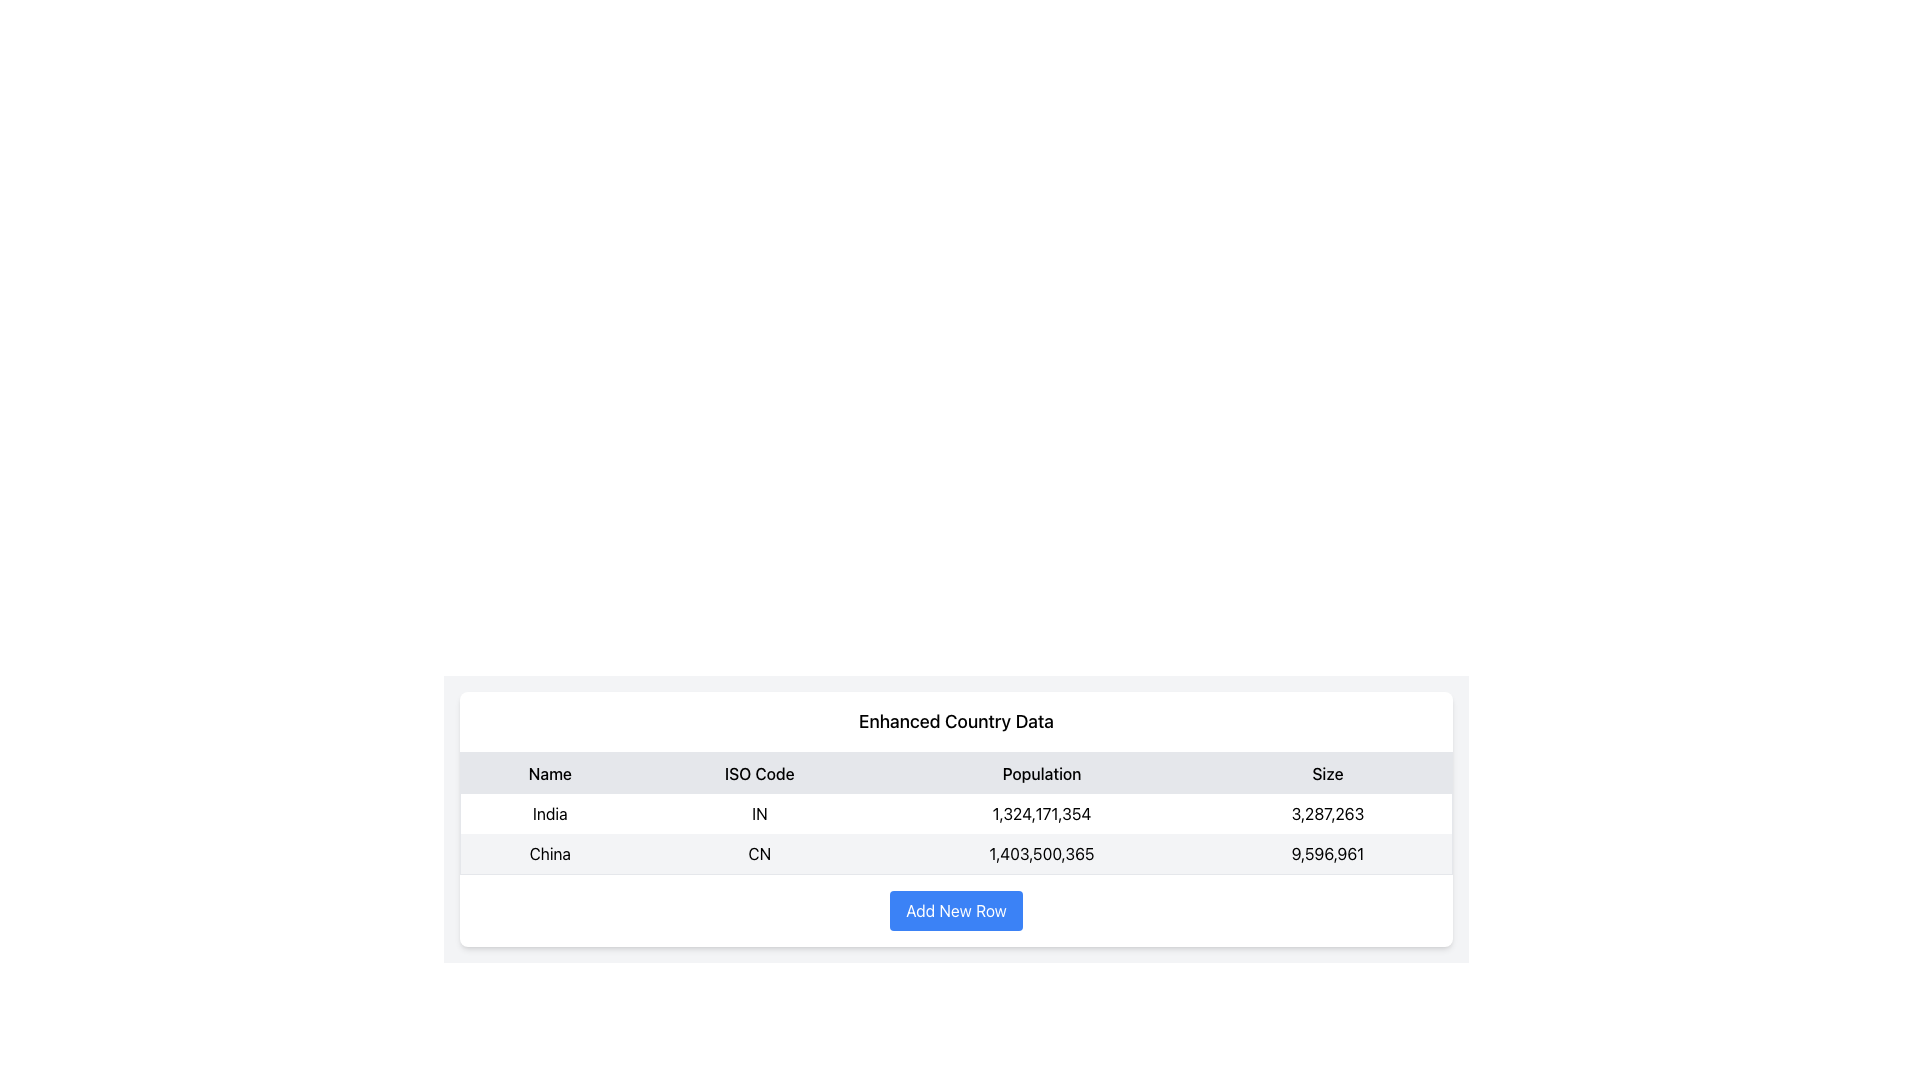 The width and height of the screenshot is (1920, 1080). Describe the element at coordinates (550, 772) in the screenshot. I see `the 'Name' text field located in the first column of the header row in the 'Enhanced Country Data' panel` at that location.